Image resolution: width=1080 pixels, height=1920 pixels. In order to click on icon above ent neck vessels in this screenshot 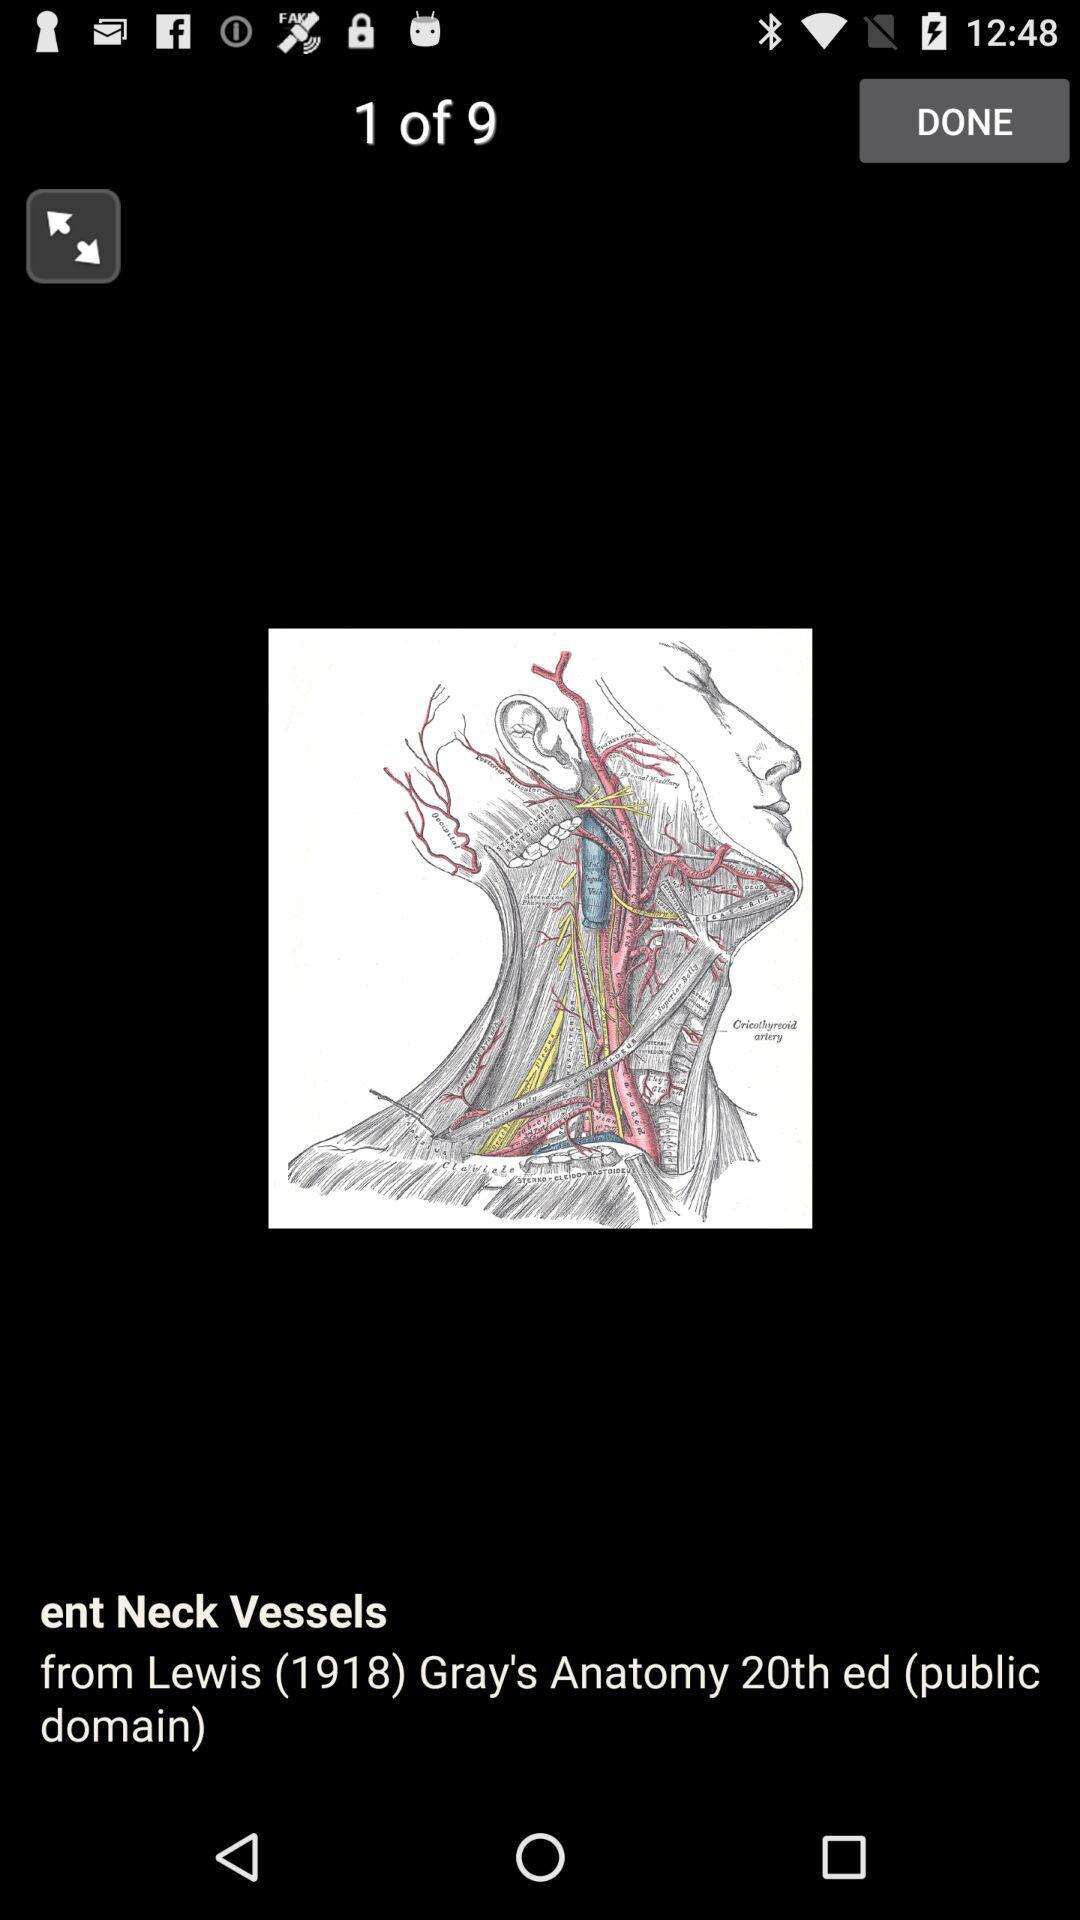, I will do `click(963, 119)`.